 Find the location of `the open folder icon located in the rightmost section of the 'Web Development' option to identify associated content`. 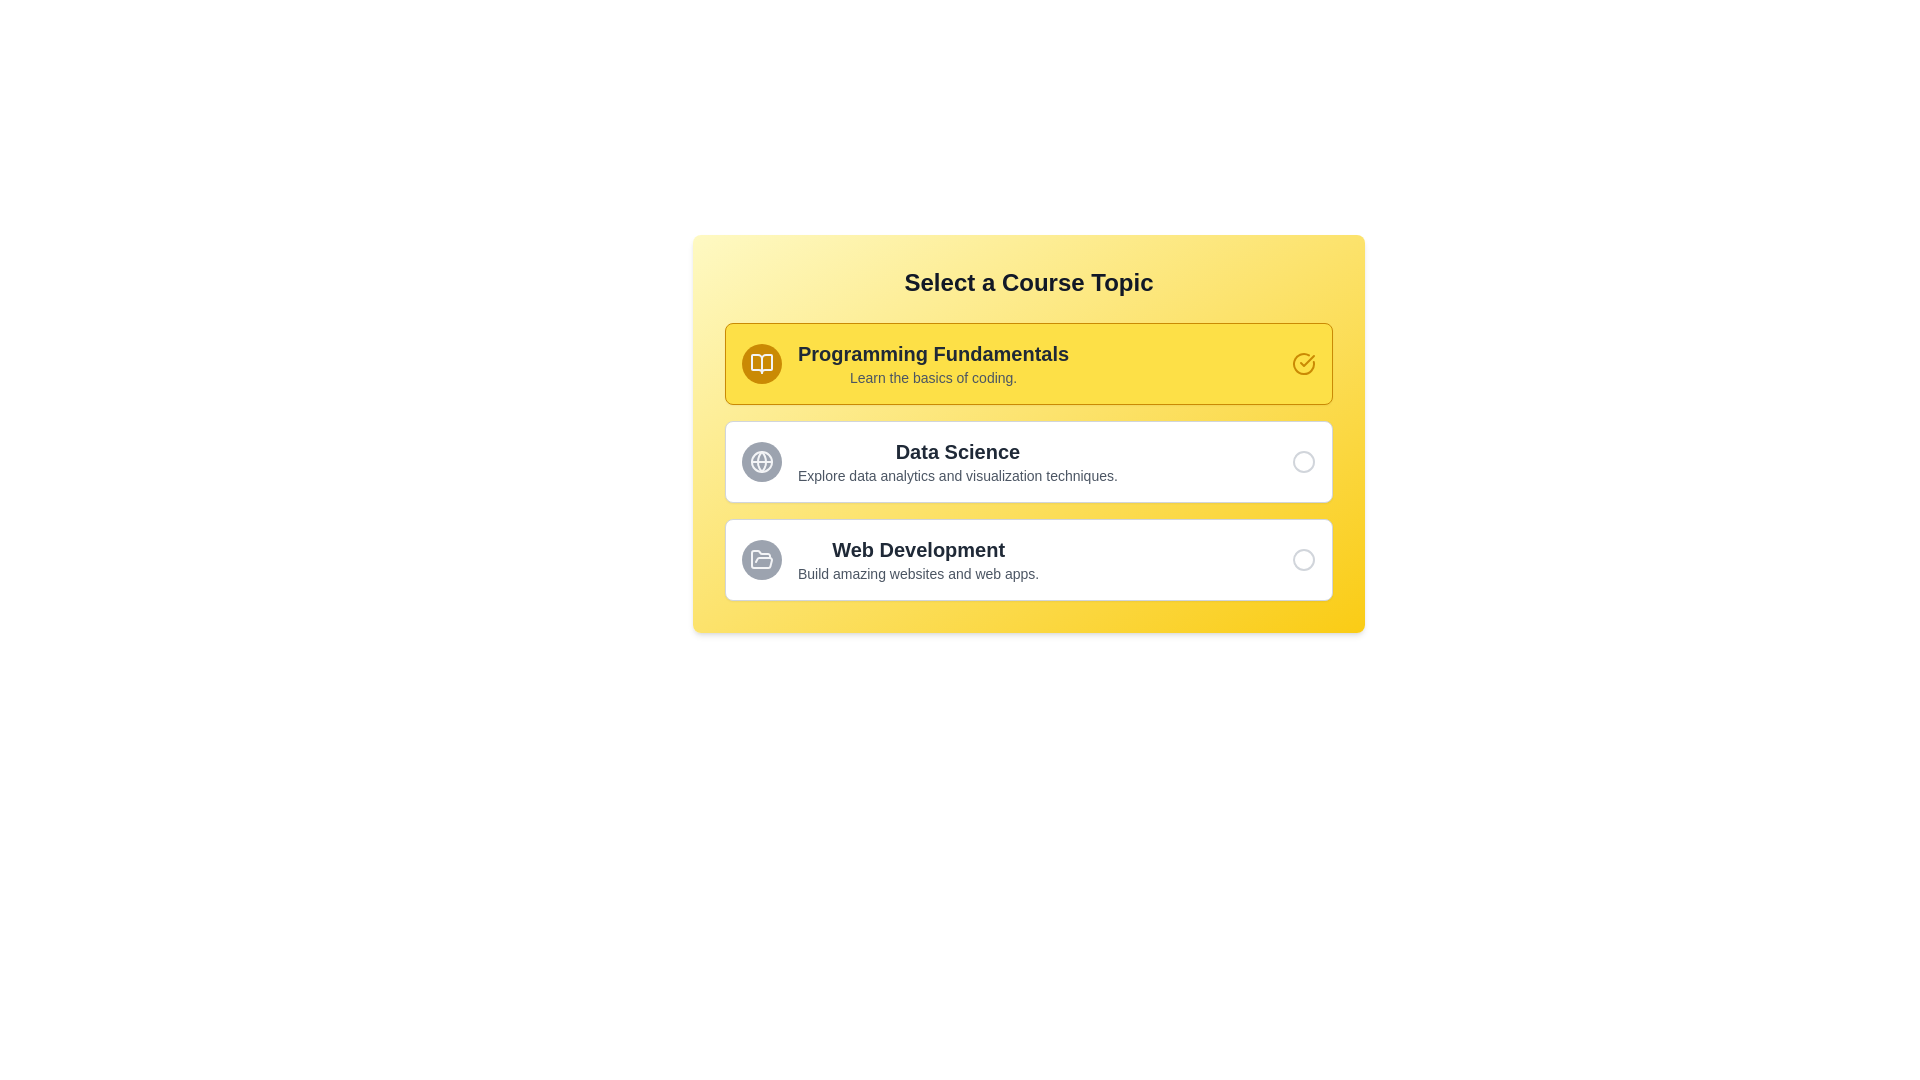

the open folder icon located in the rightmost section of the 'Web Development' option to identify associated content is located at coordinates (761, 559).